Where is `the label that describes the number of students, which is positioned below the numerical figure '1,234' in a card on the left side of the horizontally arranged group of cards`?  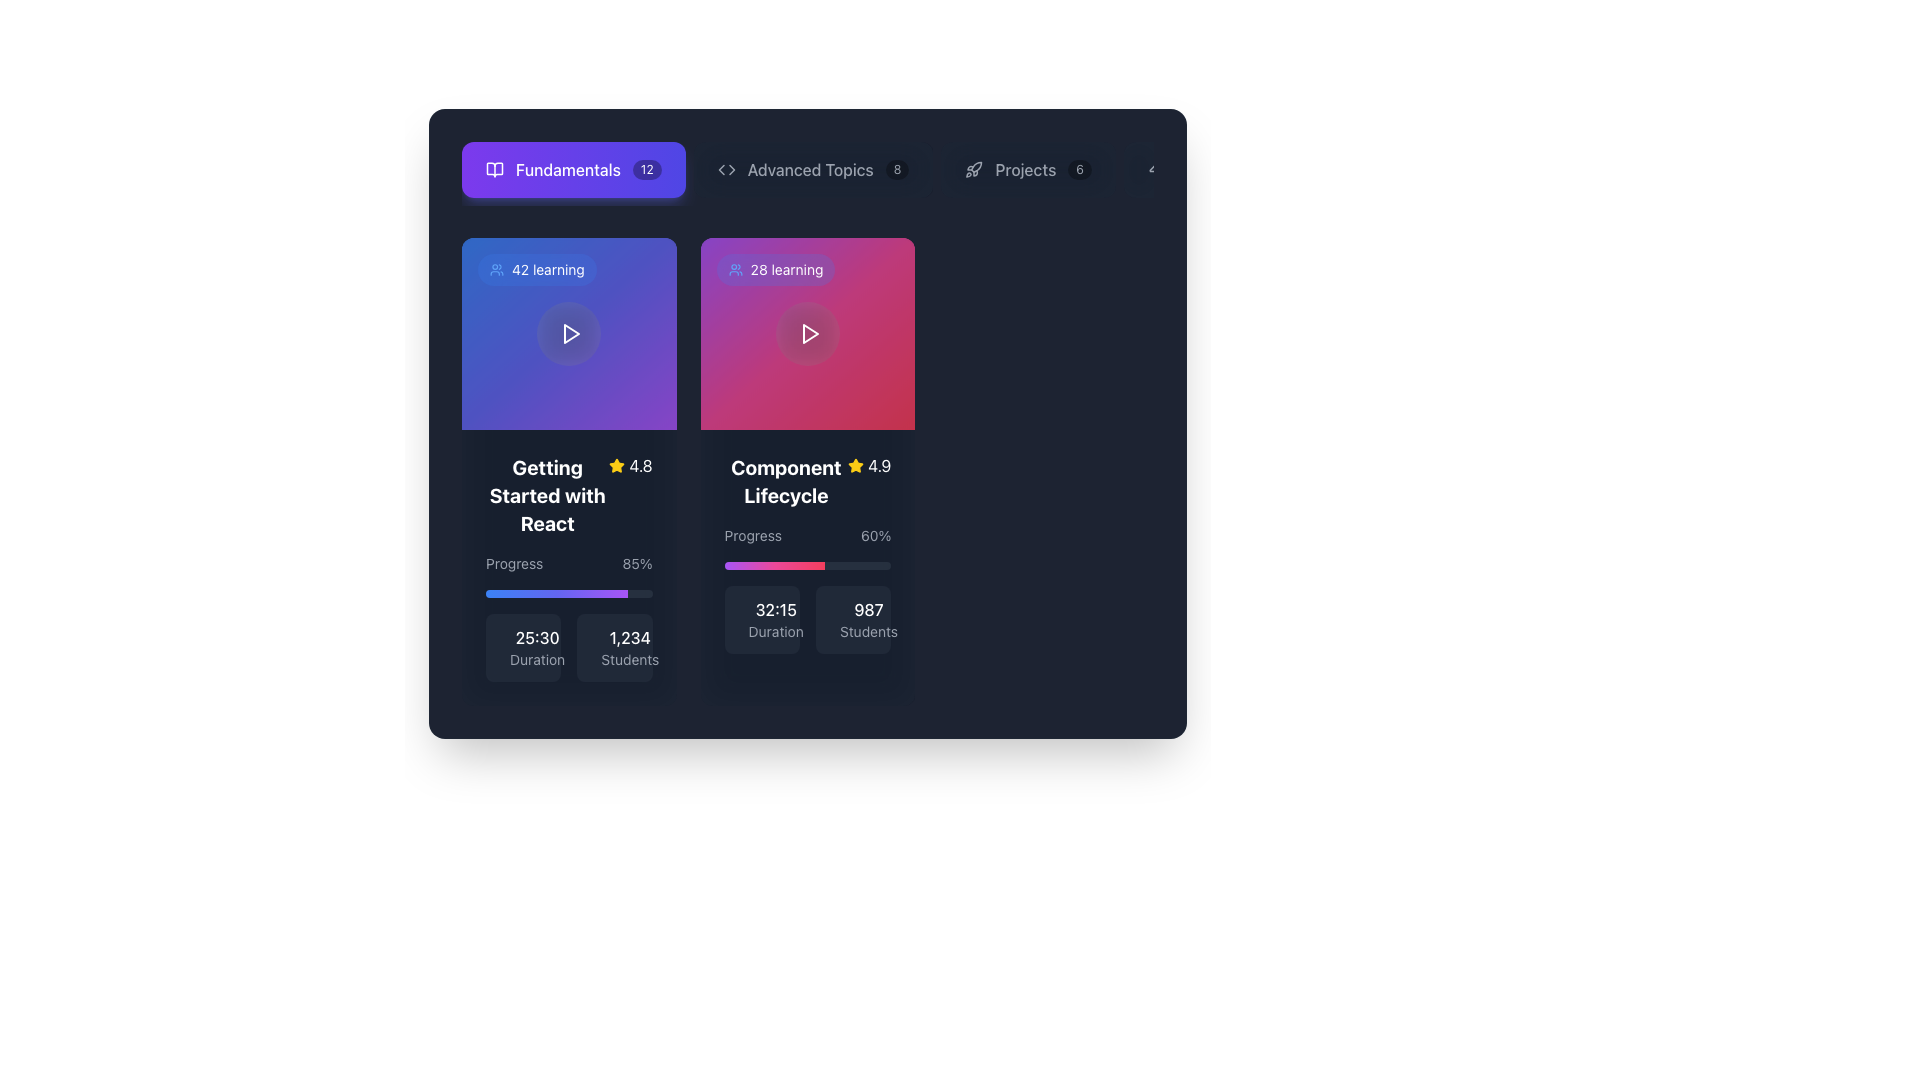
the label that describes the number of students, which is positioned below the numerical figure '1,234' in a card on the left side of the horizontally arranged group of cards is located at coordinates (629, 659).